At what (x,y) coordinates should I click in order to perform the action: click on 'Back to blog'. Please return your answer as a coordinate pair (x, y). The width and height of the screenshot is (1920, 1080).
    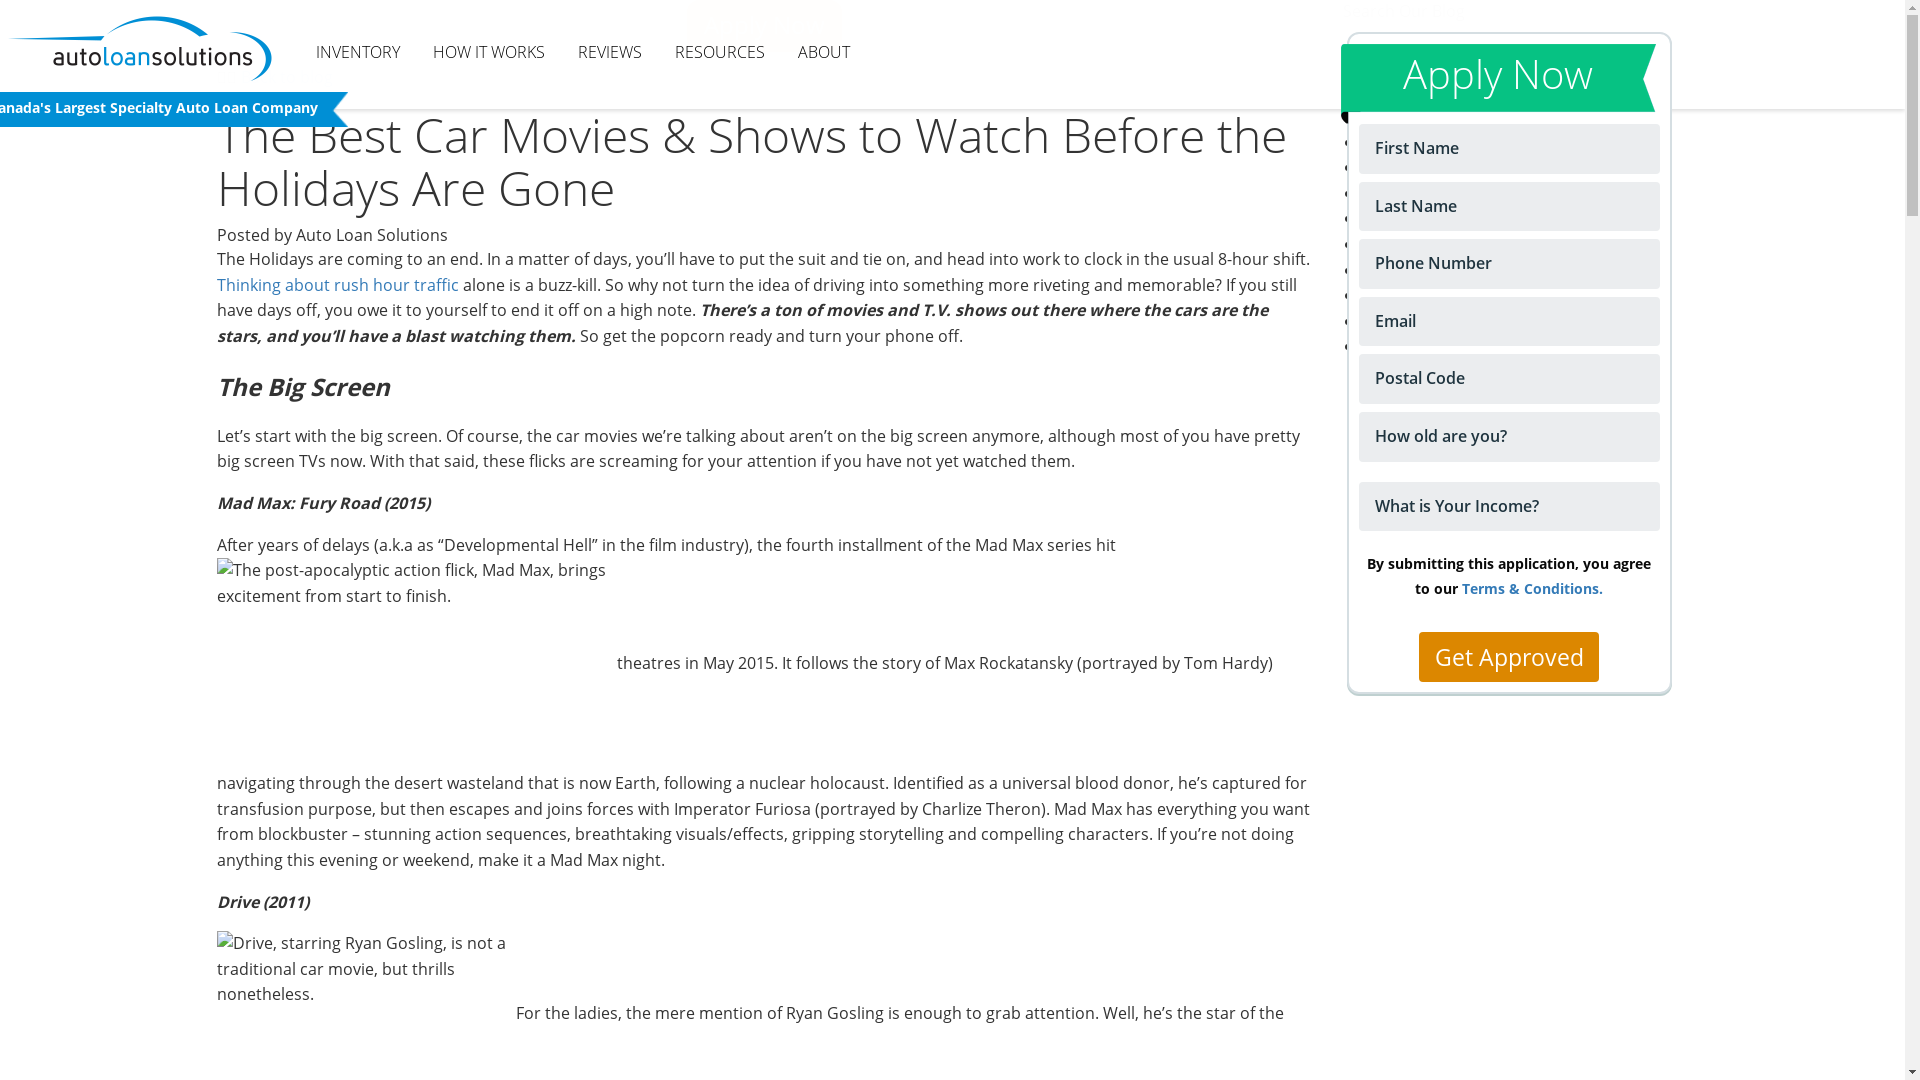
    Looking at the image, I should click on (285, 76).